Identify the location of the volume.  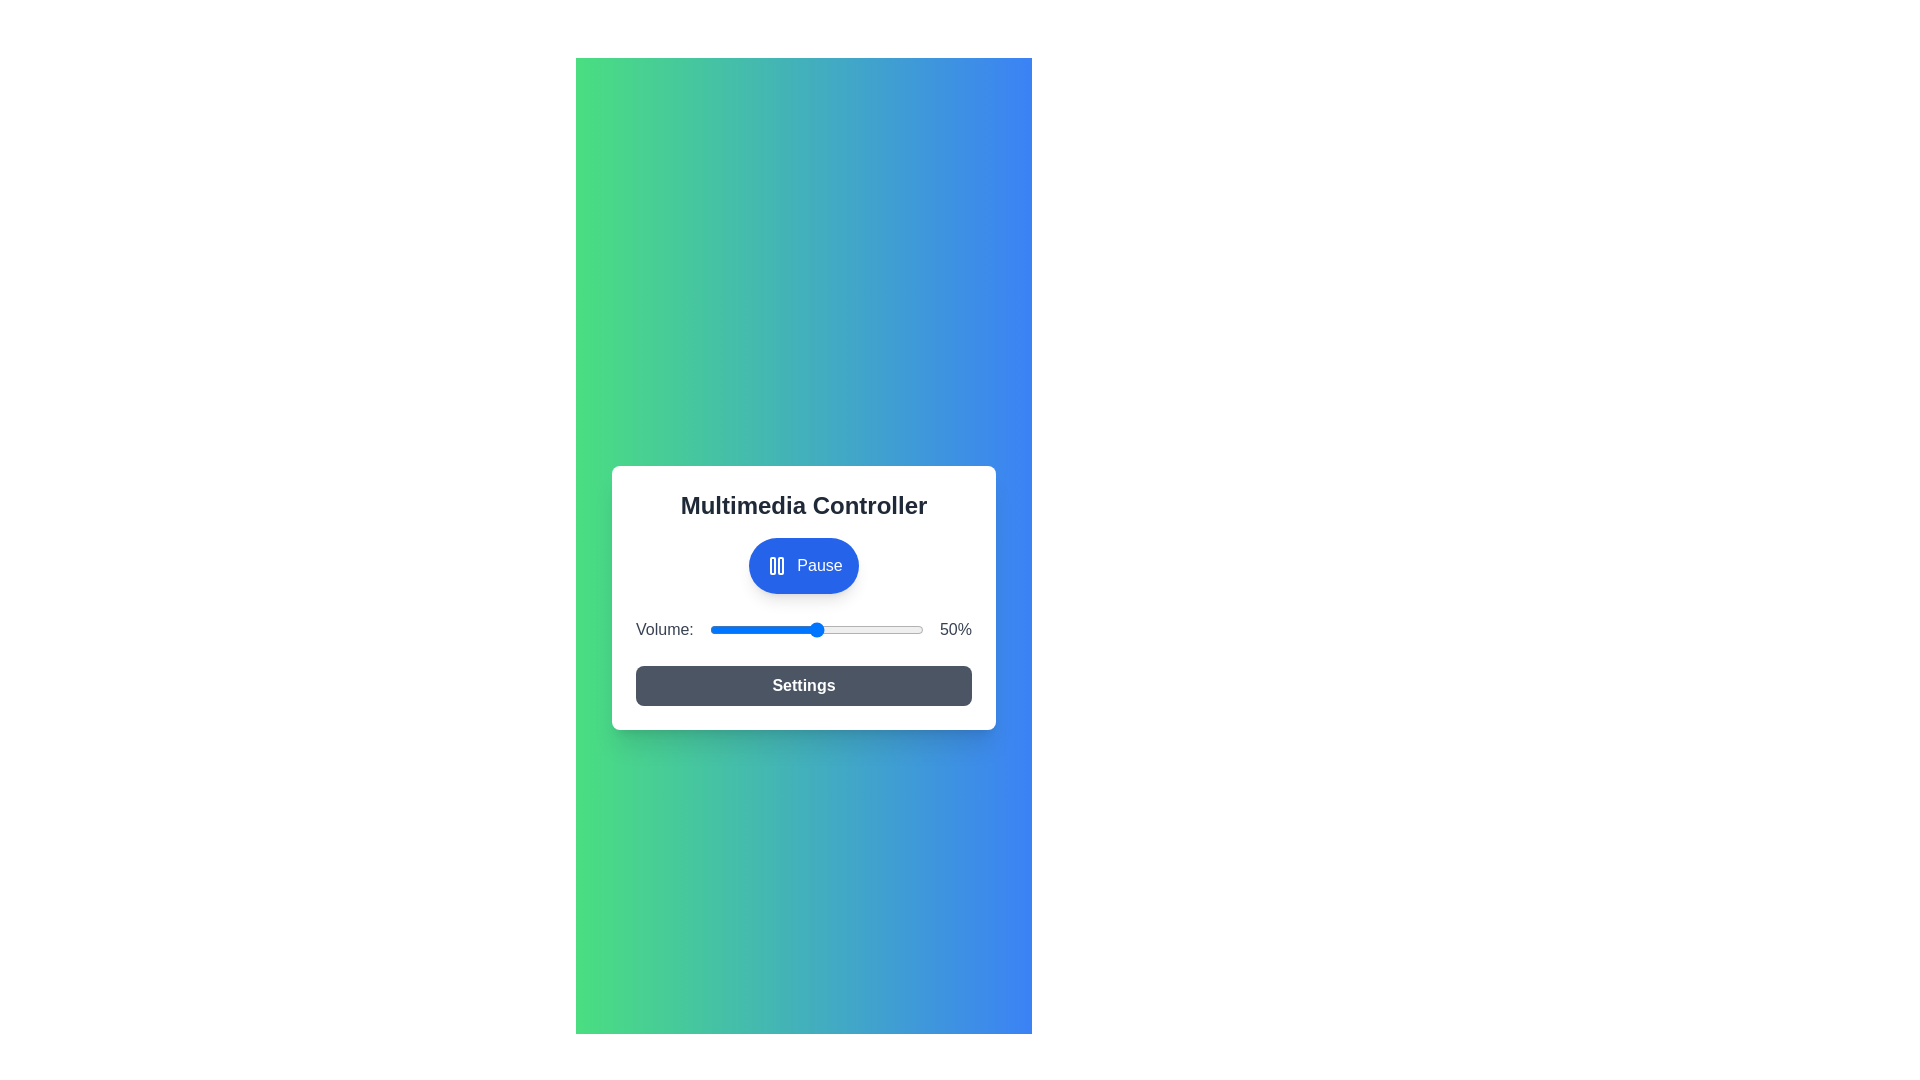
(734, 628).